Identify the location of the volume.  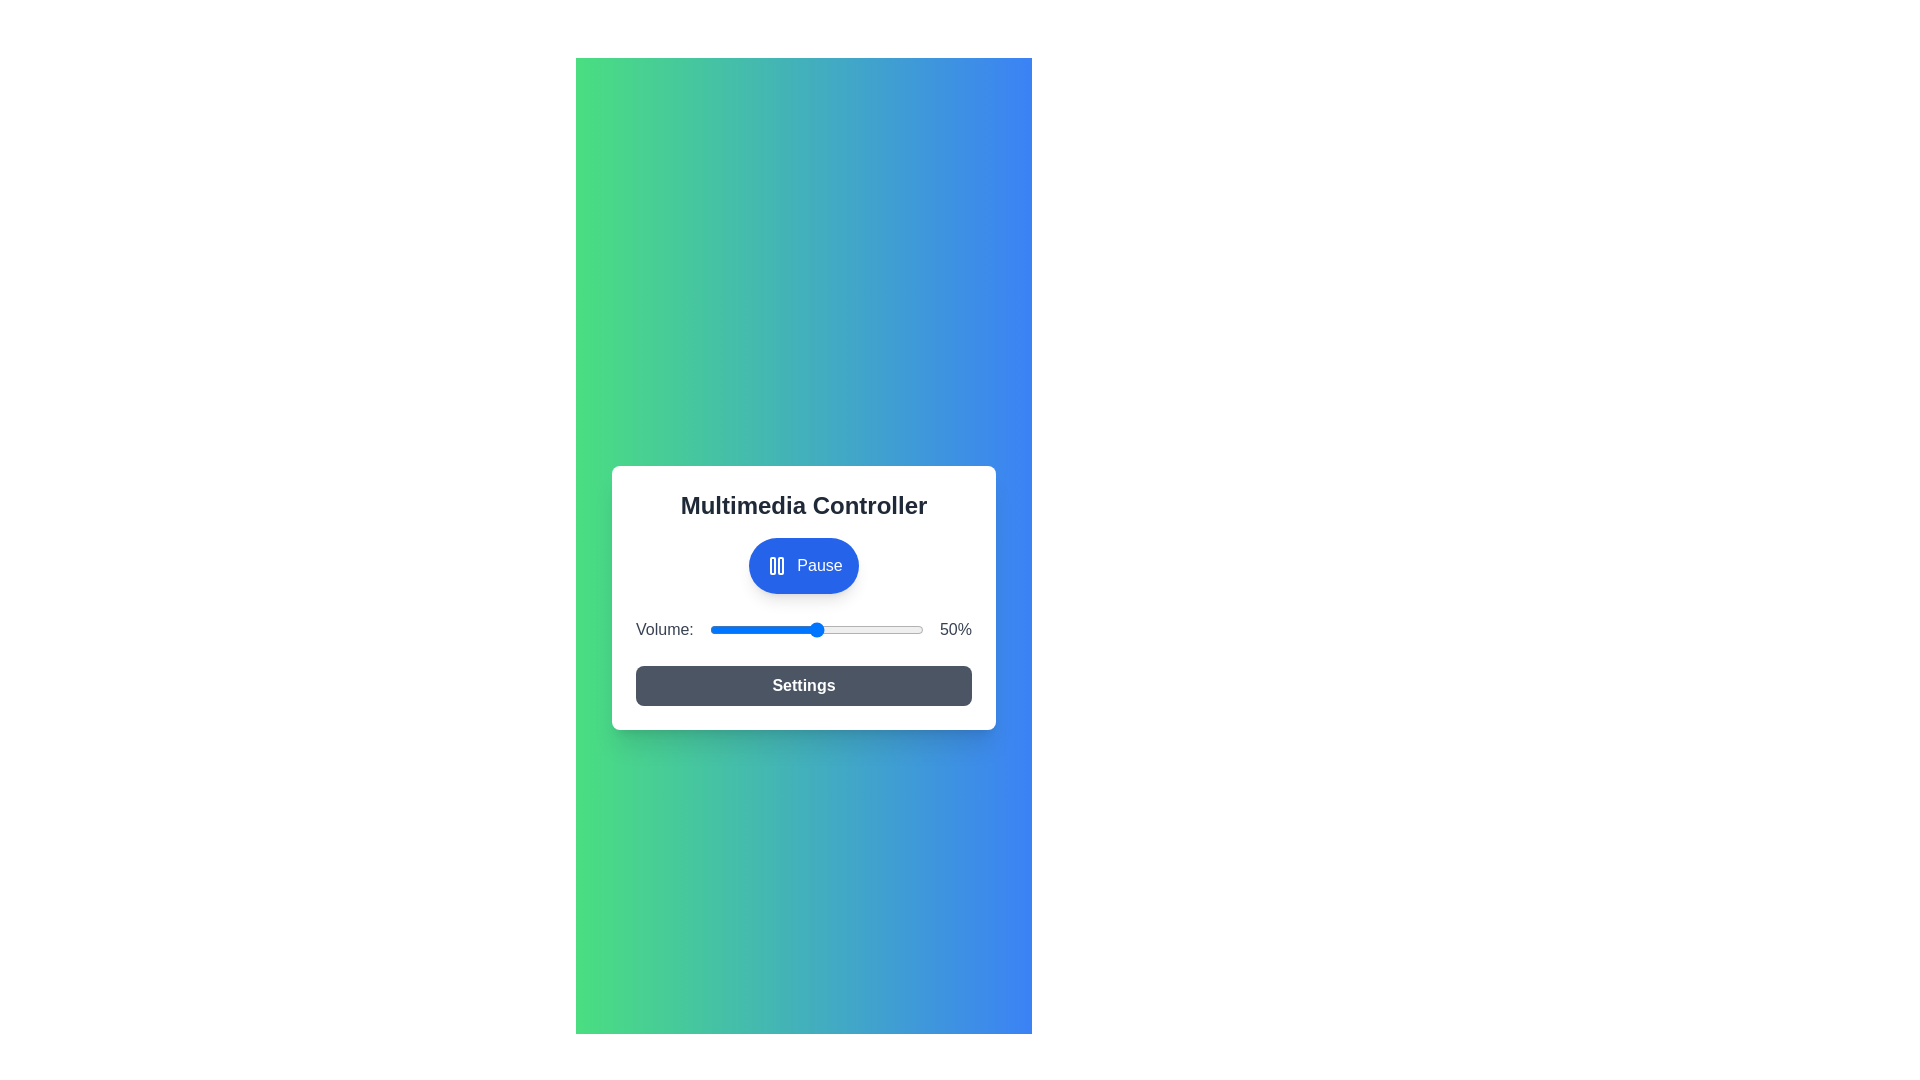
(734, 628).